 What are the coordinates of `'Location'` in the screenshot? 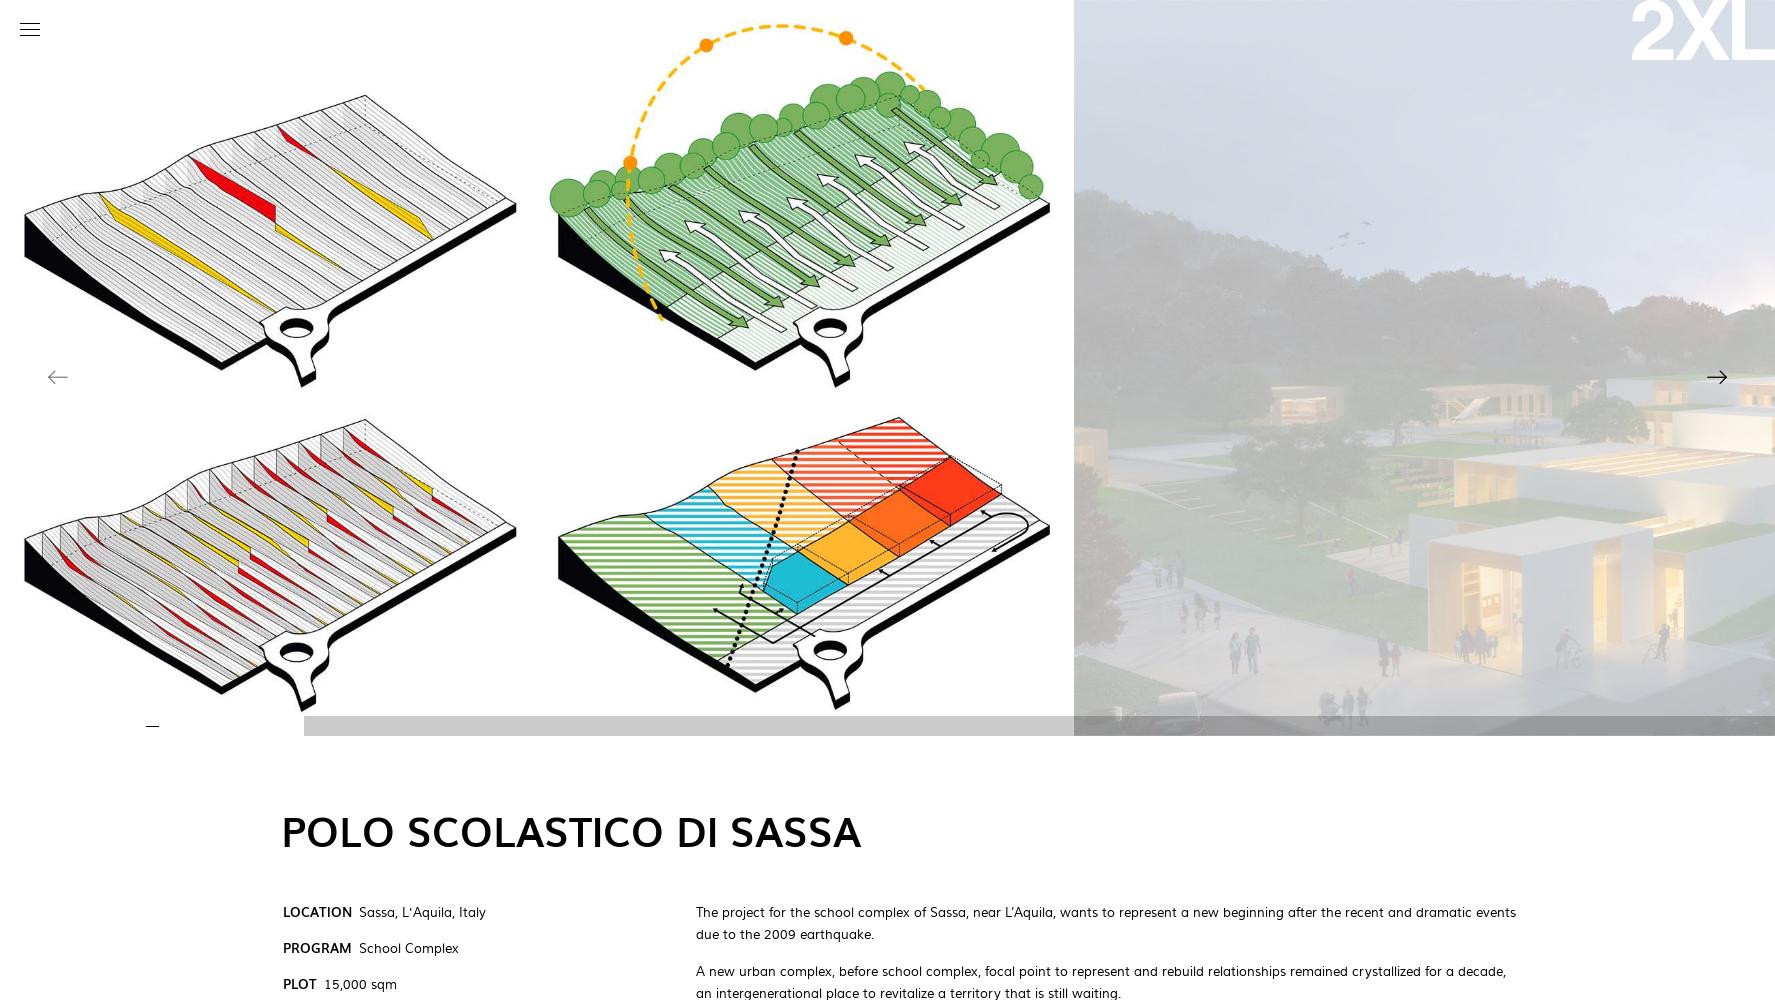 It's located at (316, 911).